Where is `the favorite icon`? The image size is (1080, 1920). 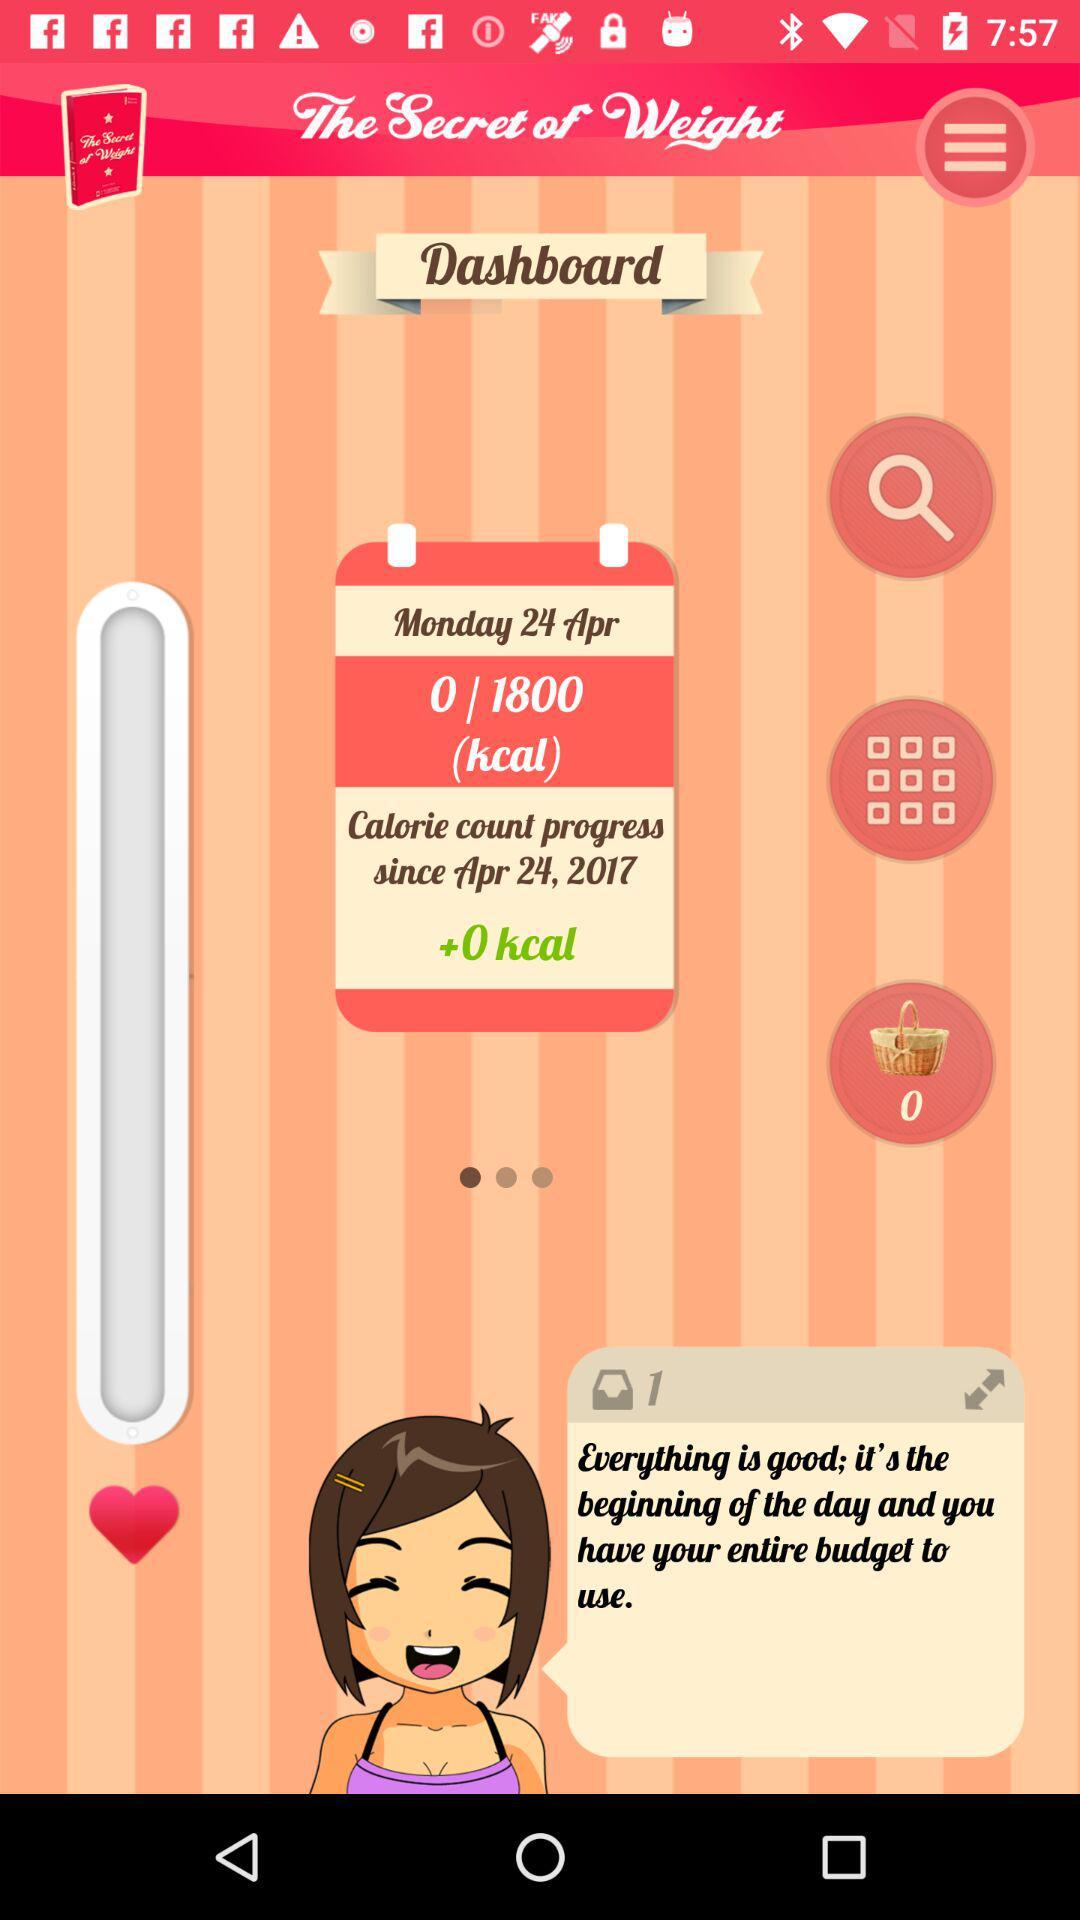 the favorite icon is located at coordinates (133, 1520).